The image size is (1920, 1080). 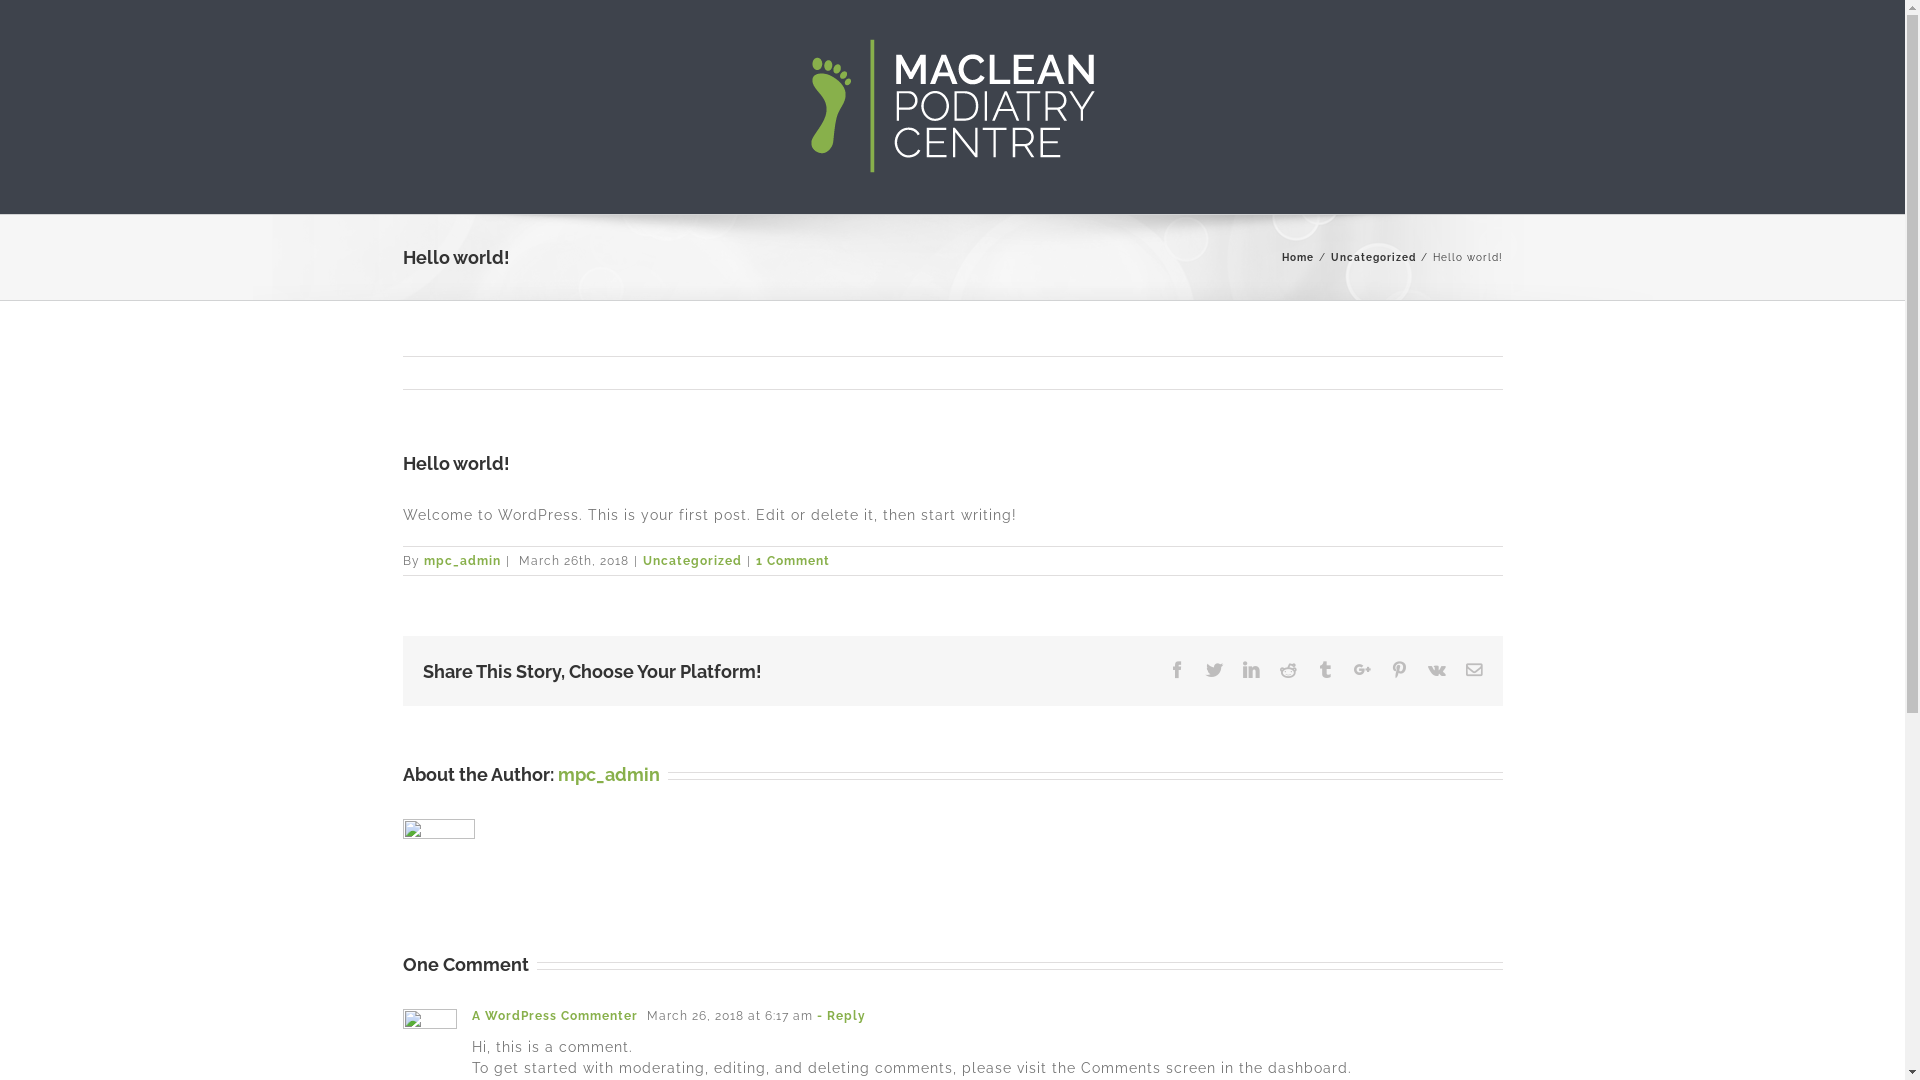 I want to click on 'Vk', so click(x=1435, y=670).